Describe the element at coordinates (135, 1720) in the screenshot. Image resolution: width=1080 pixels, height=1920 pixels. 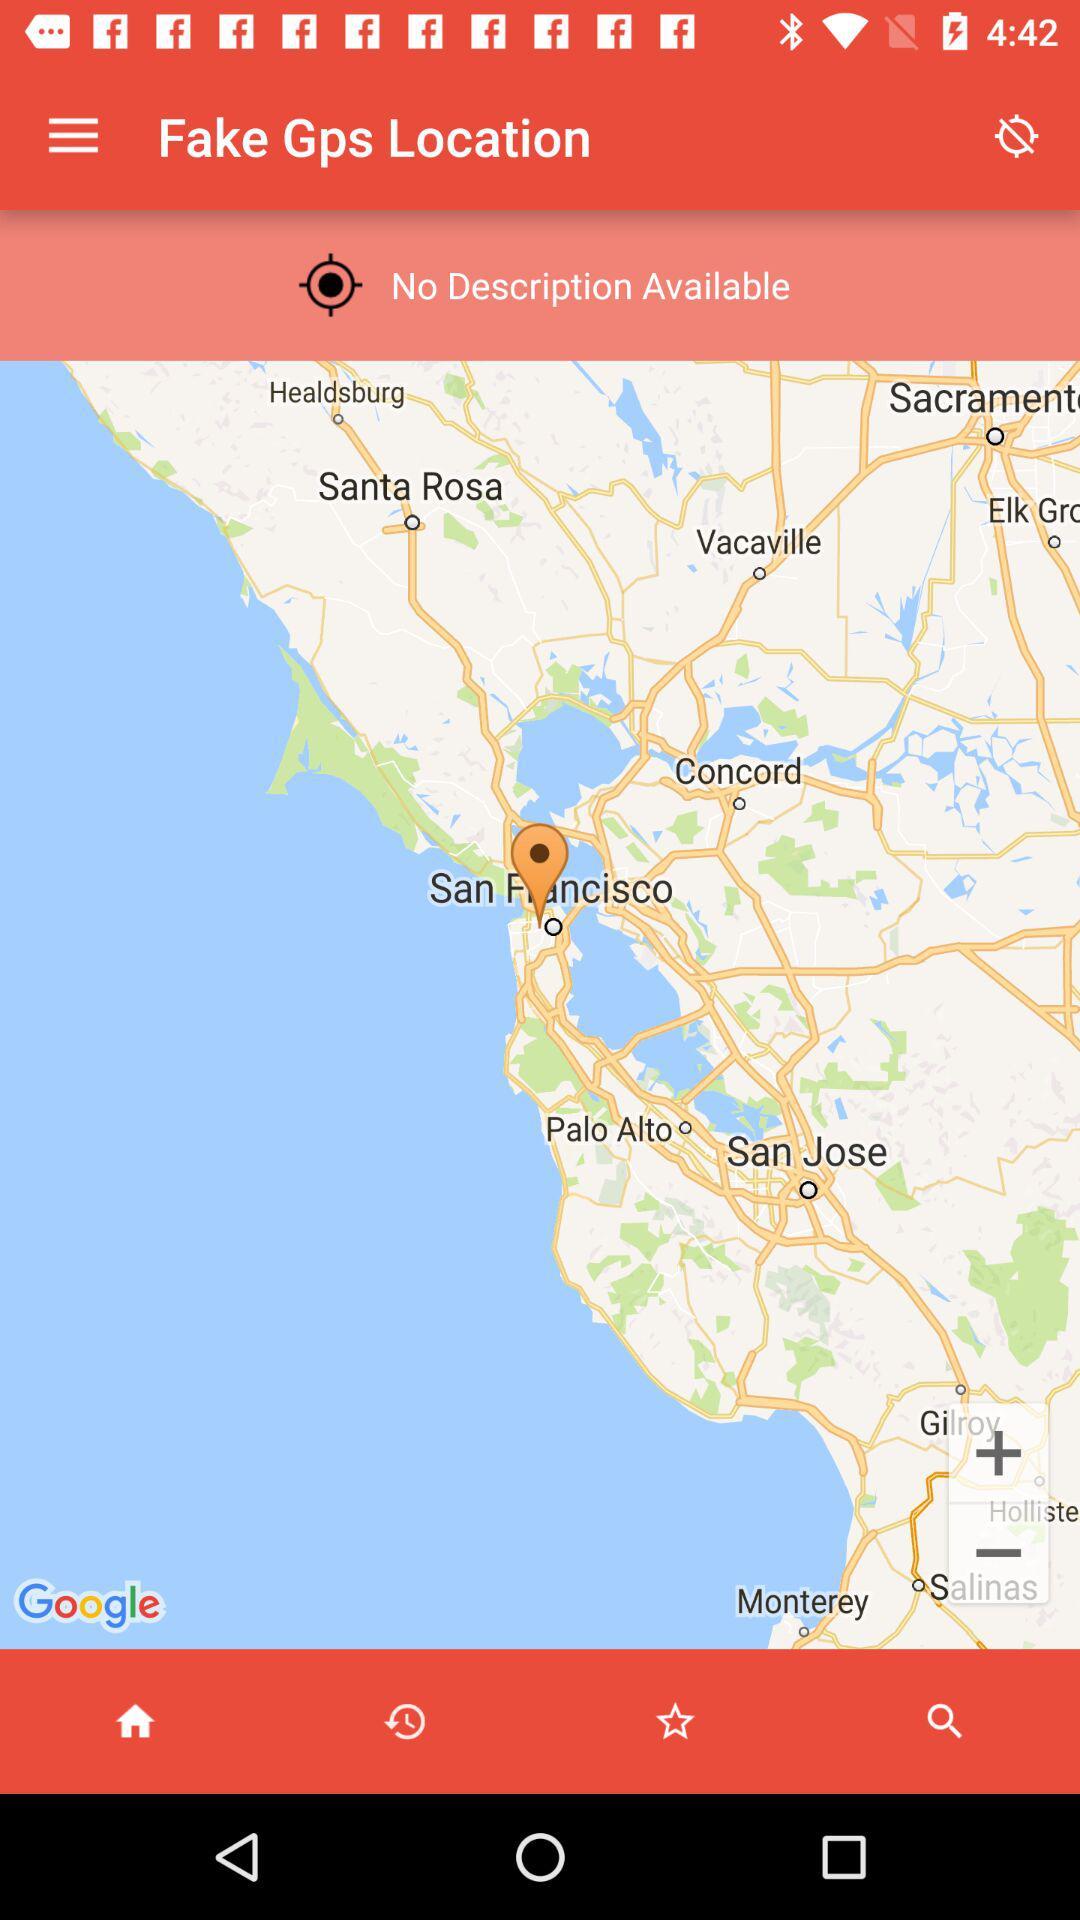
I see `open home` at that location.